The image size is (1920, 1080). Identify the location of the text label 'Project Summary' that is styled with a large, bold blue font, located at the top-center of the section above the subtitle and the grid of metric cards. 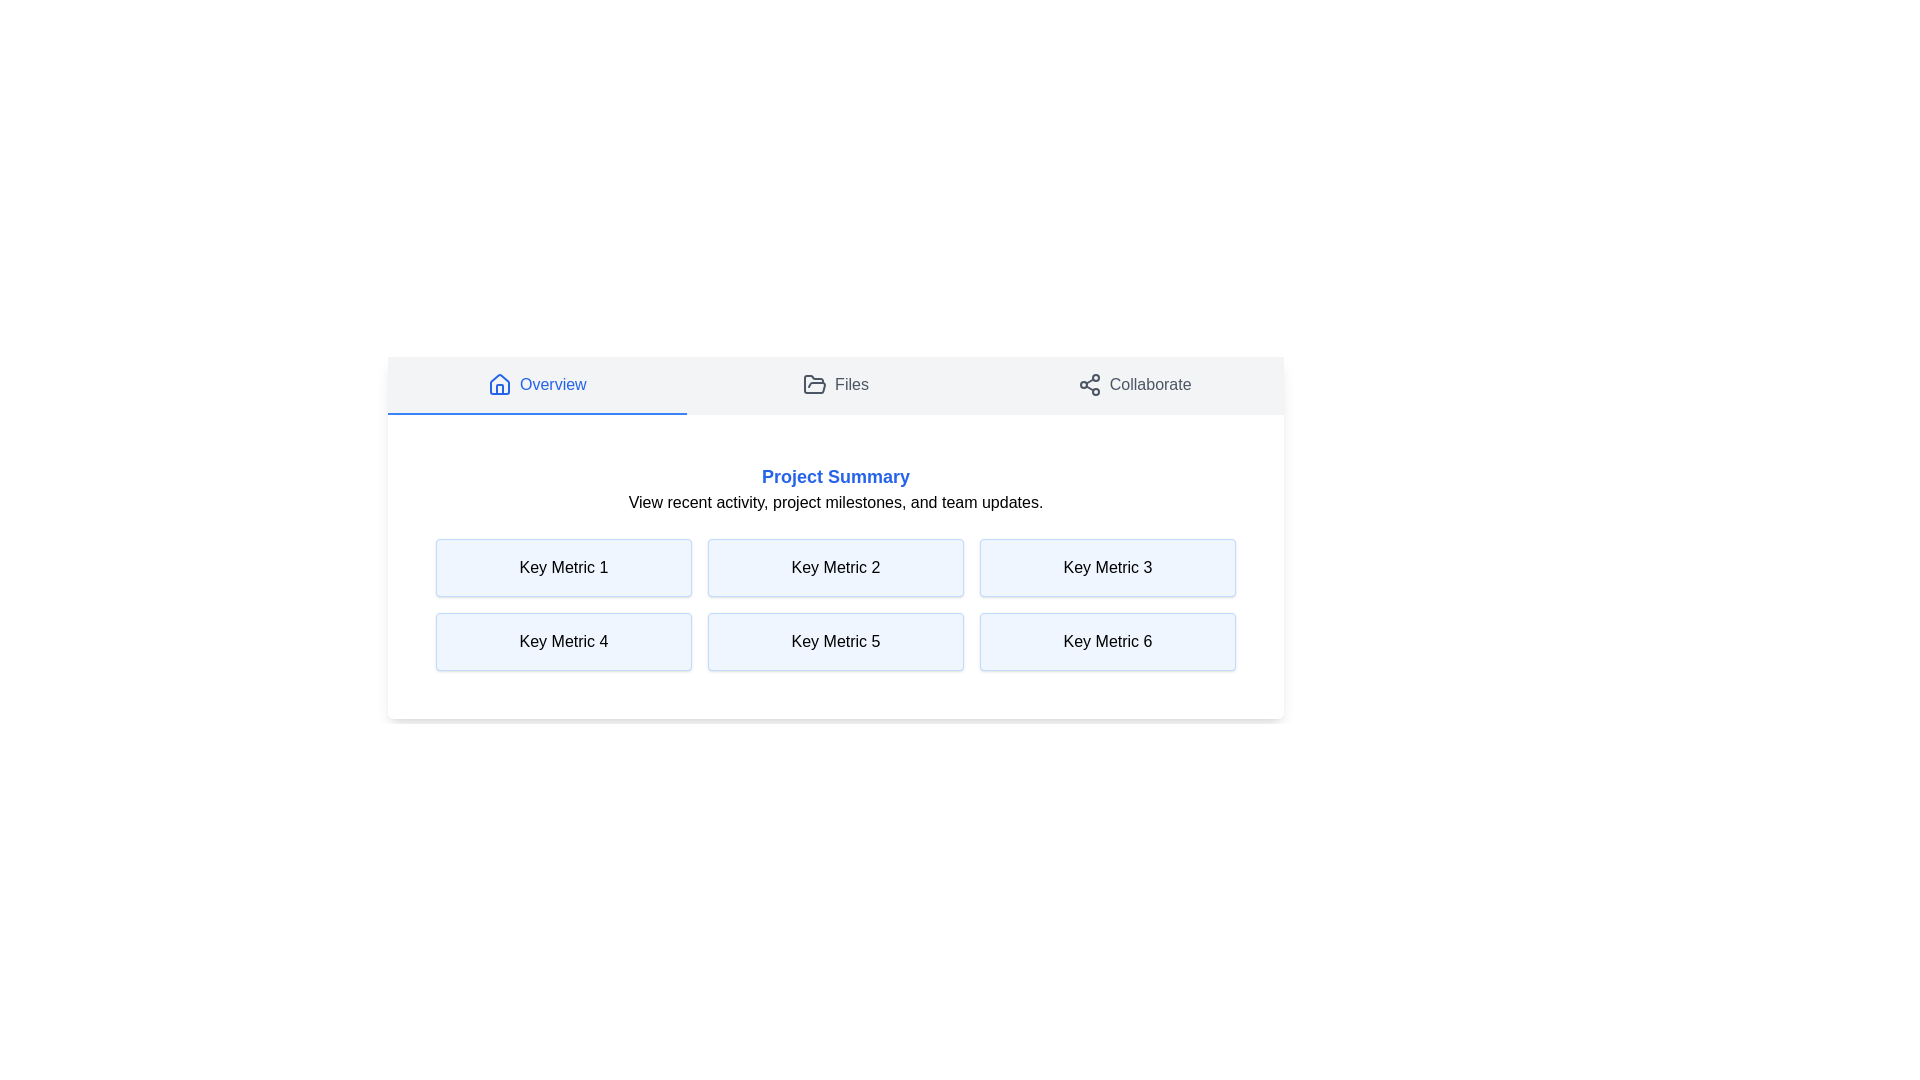
(835, 477).